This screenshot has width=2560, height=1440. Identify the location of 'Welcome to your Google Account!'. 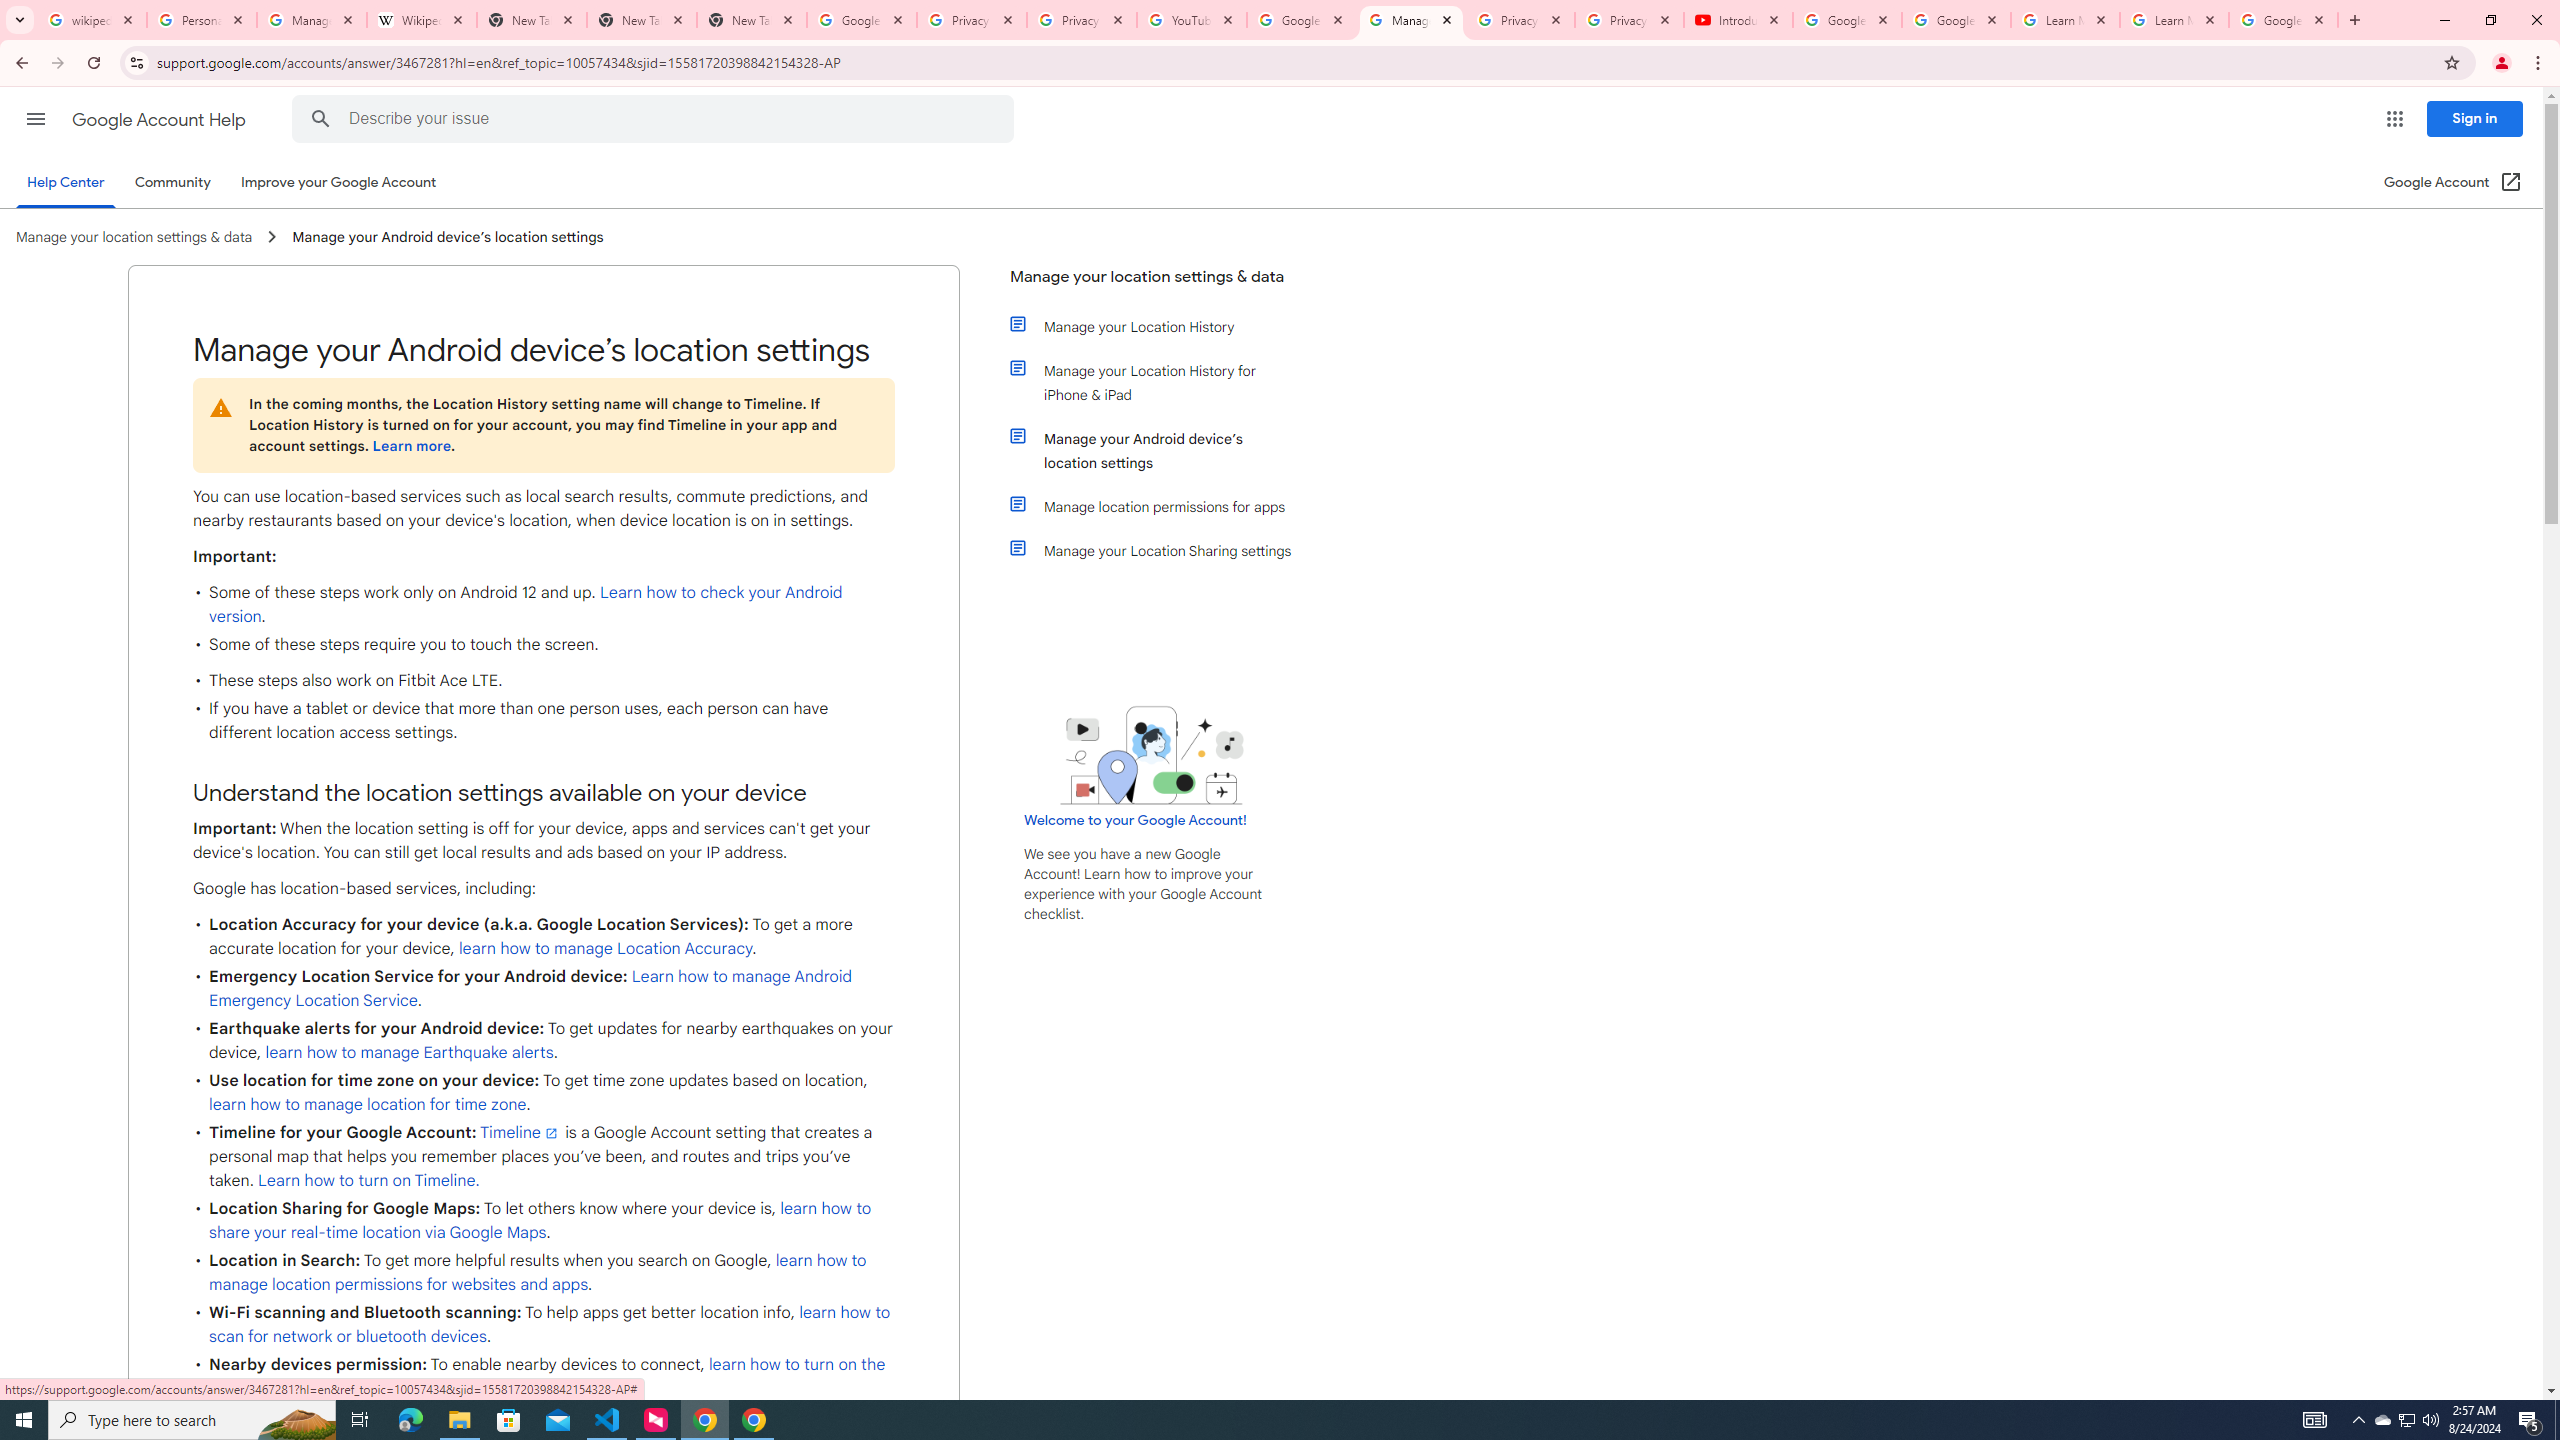
(1134, 819).